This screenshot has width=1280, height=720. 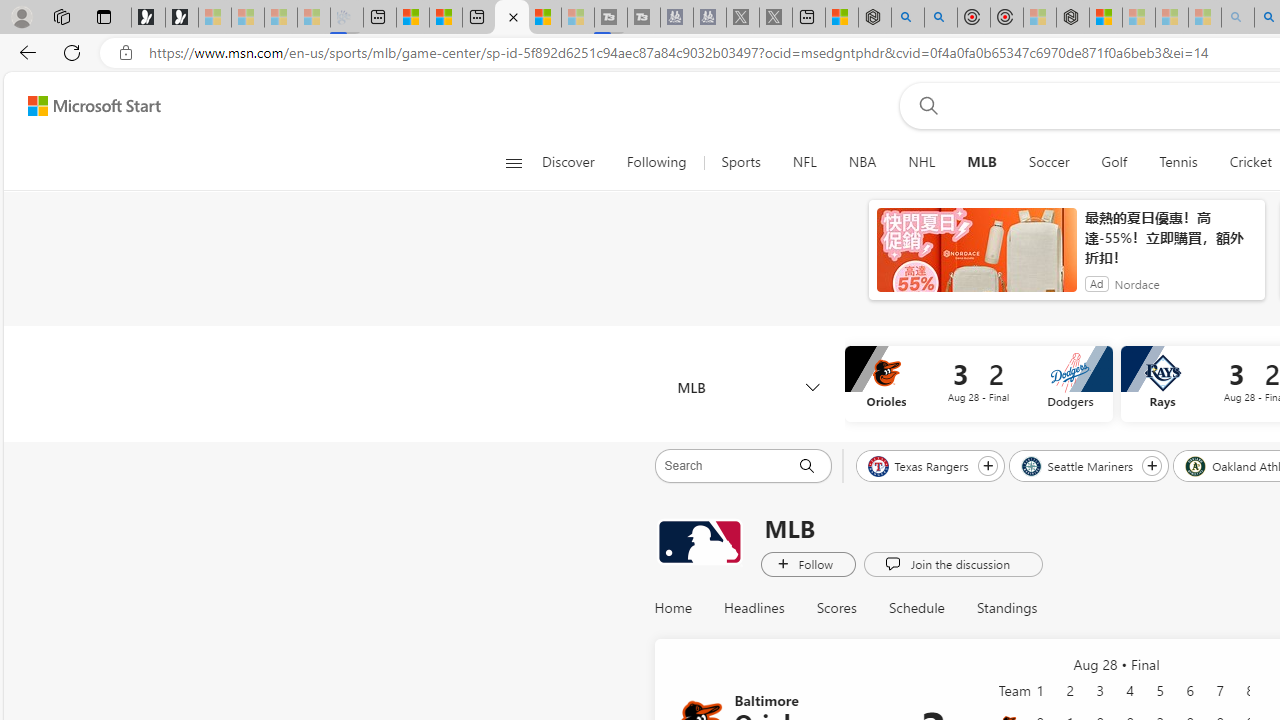 I want to click on 'Skip to content', so click(x=86, y=105).